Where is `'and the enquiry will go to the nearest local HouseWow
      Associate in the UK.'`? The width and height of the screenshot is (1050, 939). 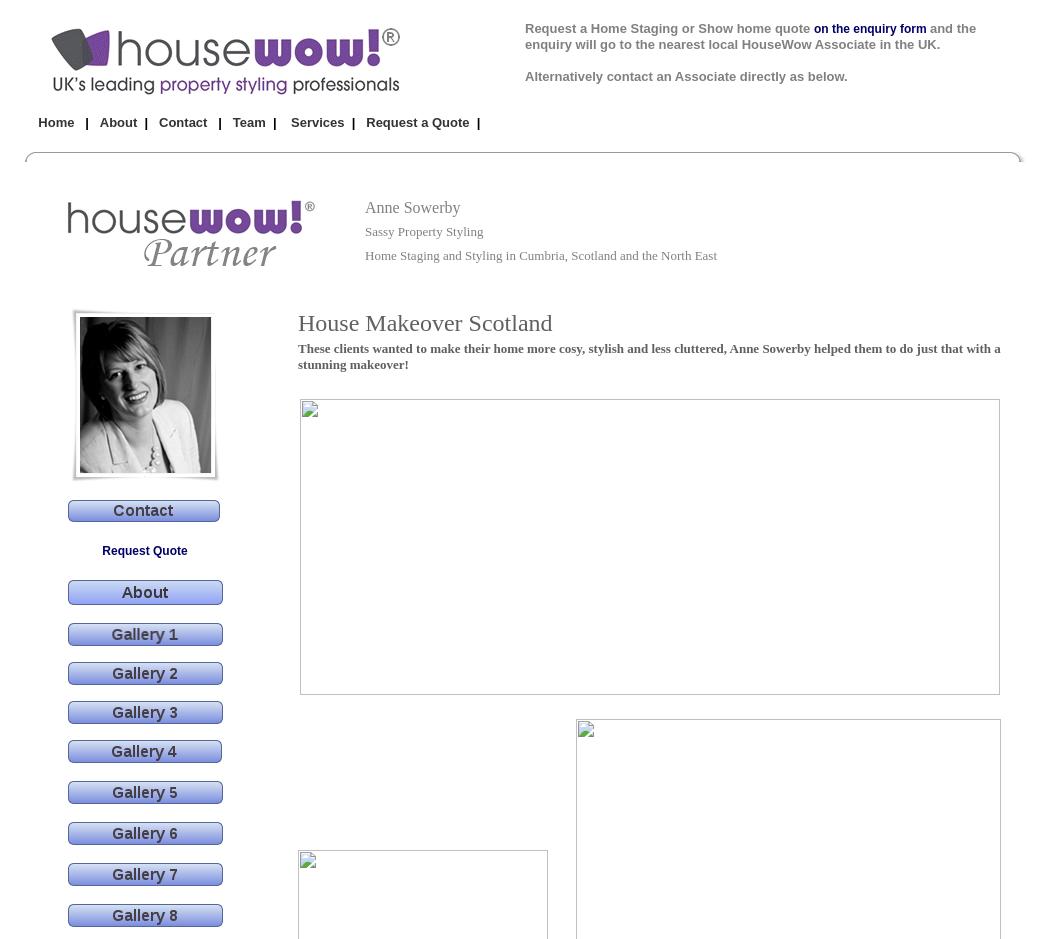
'and the enquiry will go to the nearest local HouseWow
      Associate in the UK.' is located at coordinates (750, 36).